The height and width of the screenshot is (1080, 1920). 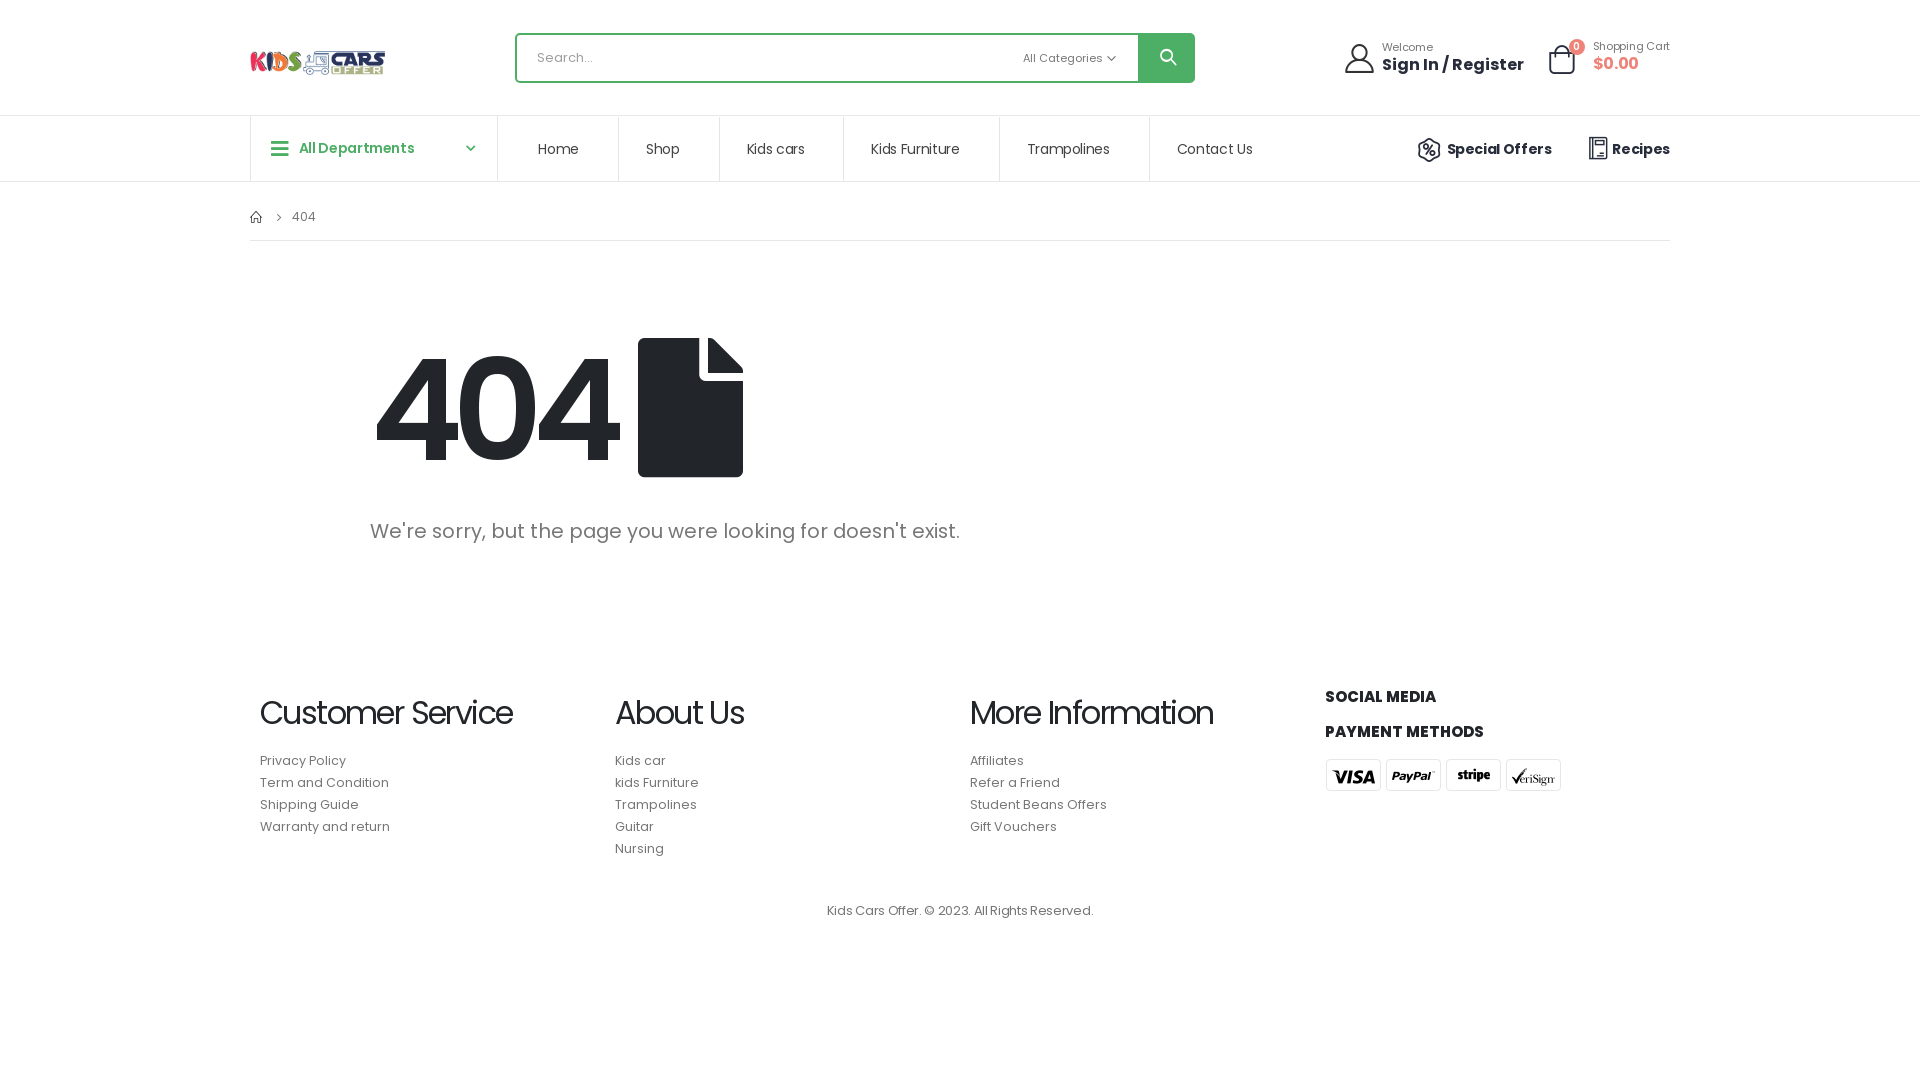 I want to click on 'Shipping Guide', so click(x=258, y=804).